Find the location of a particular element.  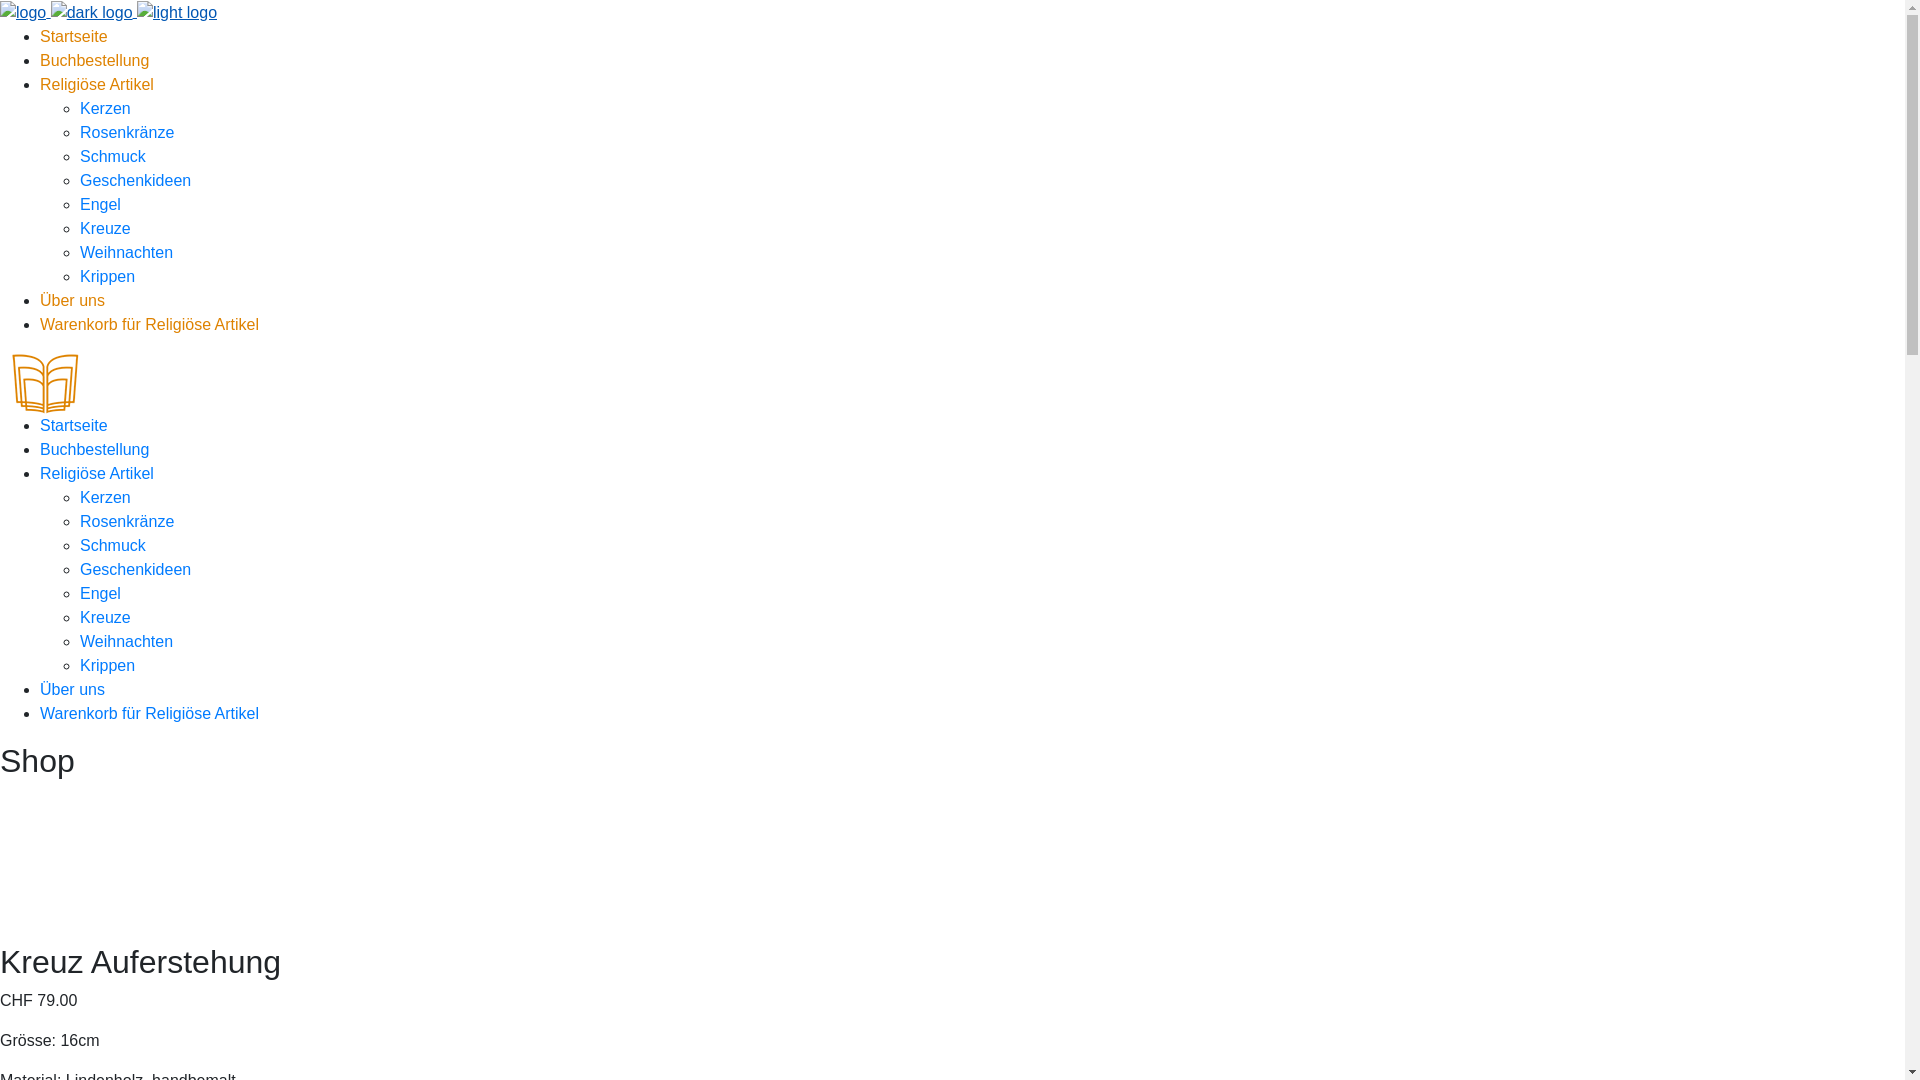

'Krippen' is located at coordinates (106, 665).